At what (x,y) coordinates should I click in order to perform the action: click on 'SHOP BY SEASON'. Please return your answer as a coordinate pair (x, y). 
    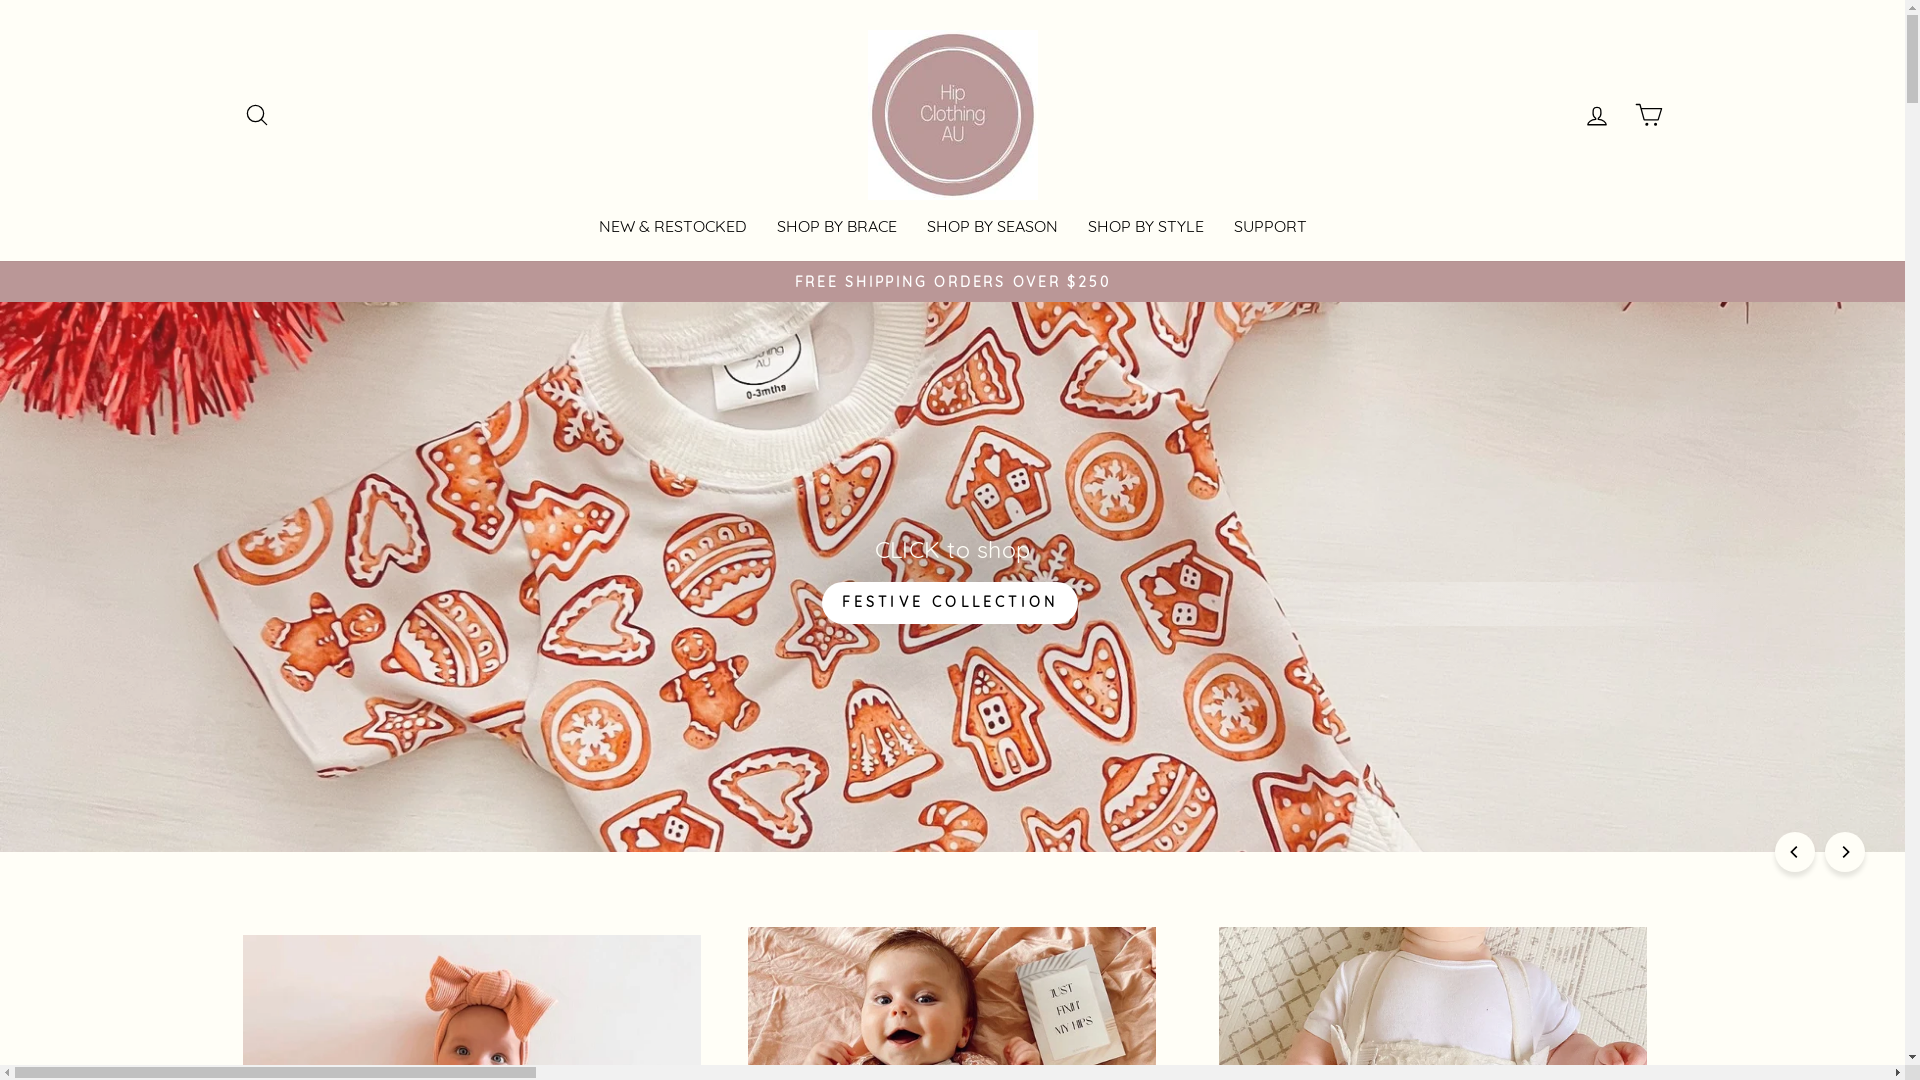
    Looking at the image, I should click on (992, 225).